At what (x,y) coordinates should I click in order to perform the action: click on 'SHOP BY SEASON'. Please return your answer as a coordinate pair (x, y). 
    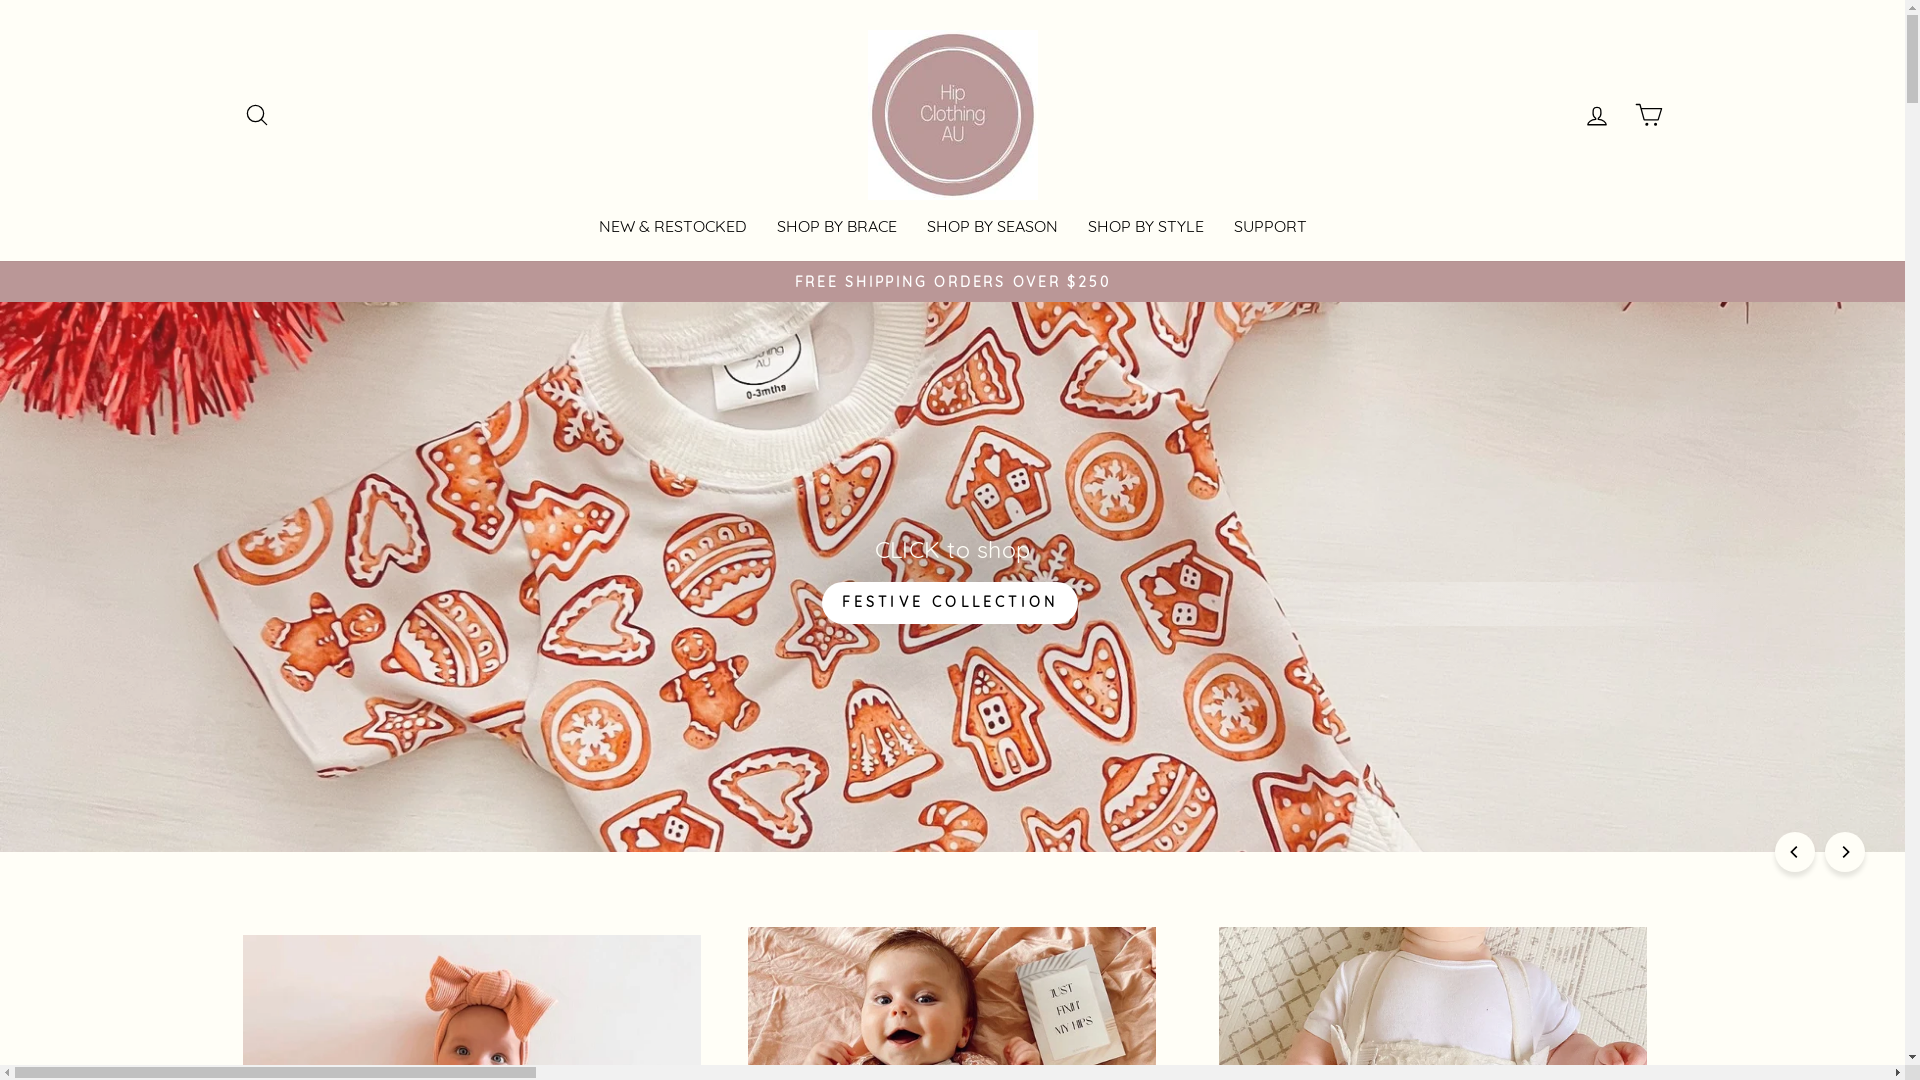
    Looking at the image, I should click on (992, 225).